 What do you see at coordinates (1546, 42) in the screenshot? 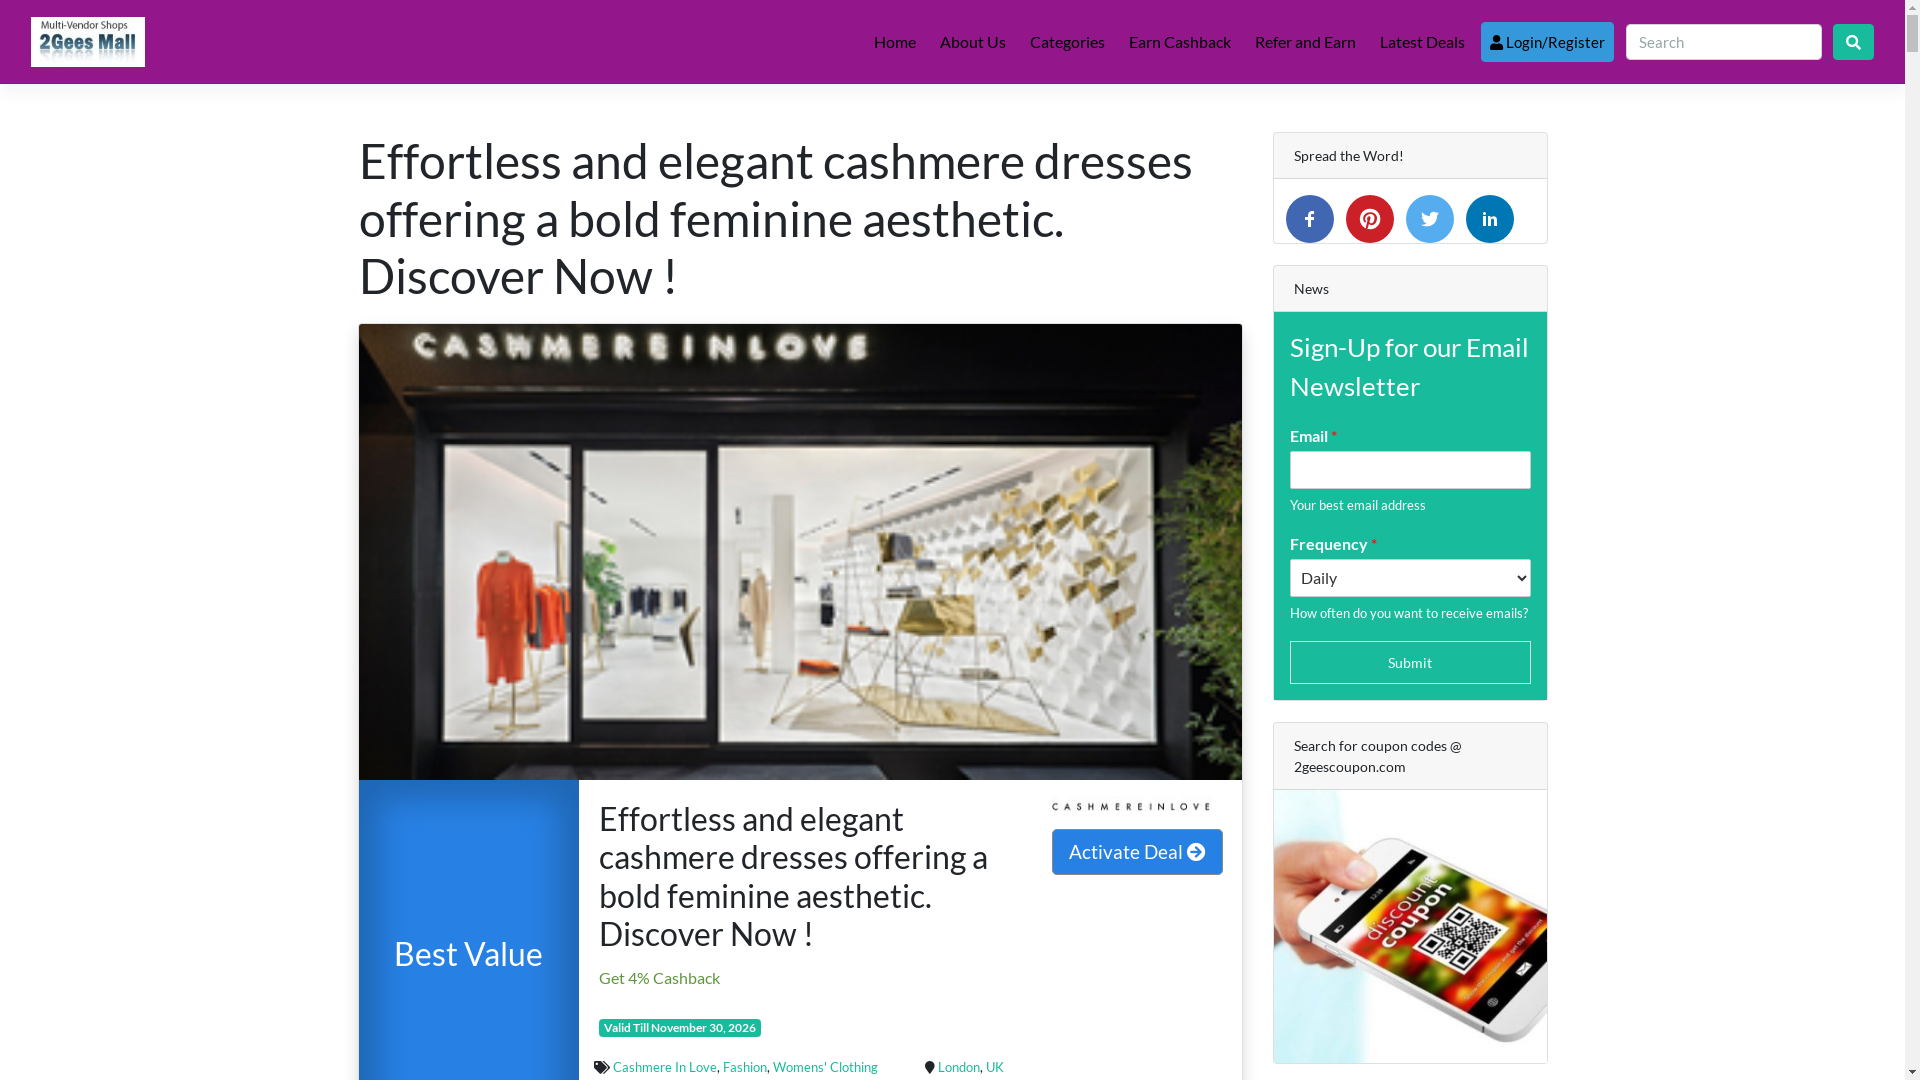
I see `'Login/Register'` at bounding box center [1546, 42].